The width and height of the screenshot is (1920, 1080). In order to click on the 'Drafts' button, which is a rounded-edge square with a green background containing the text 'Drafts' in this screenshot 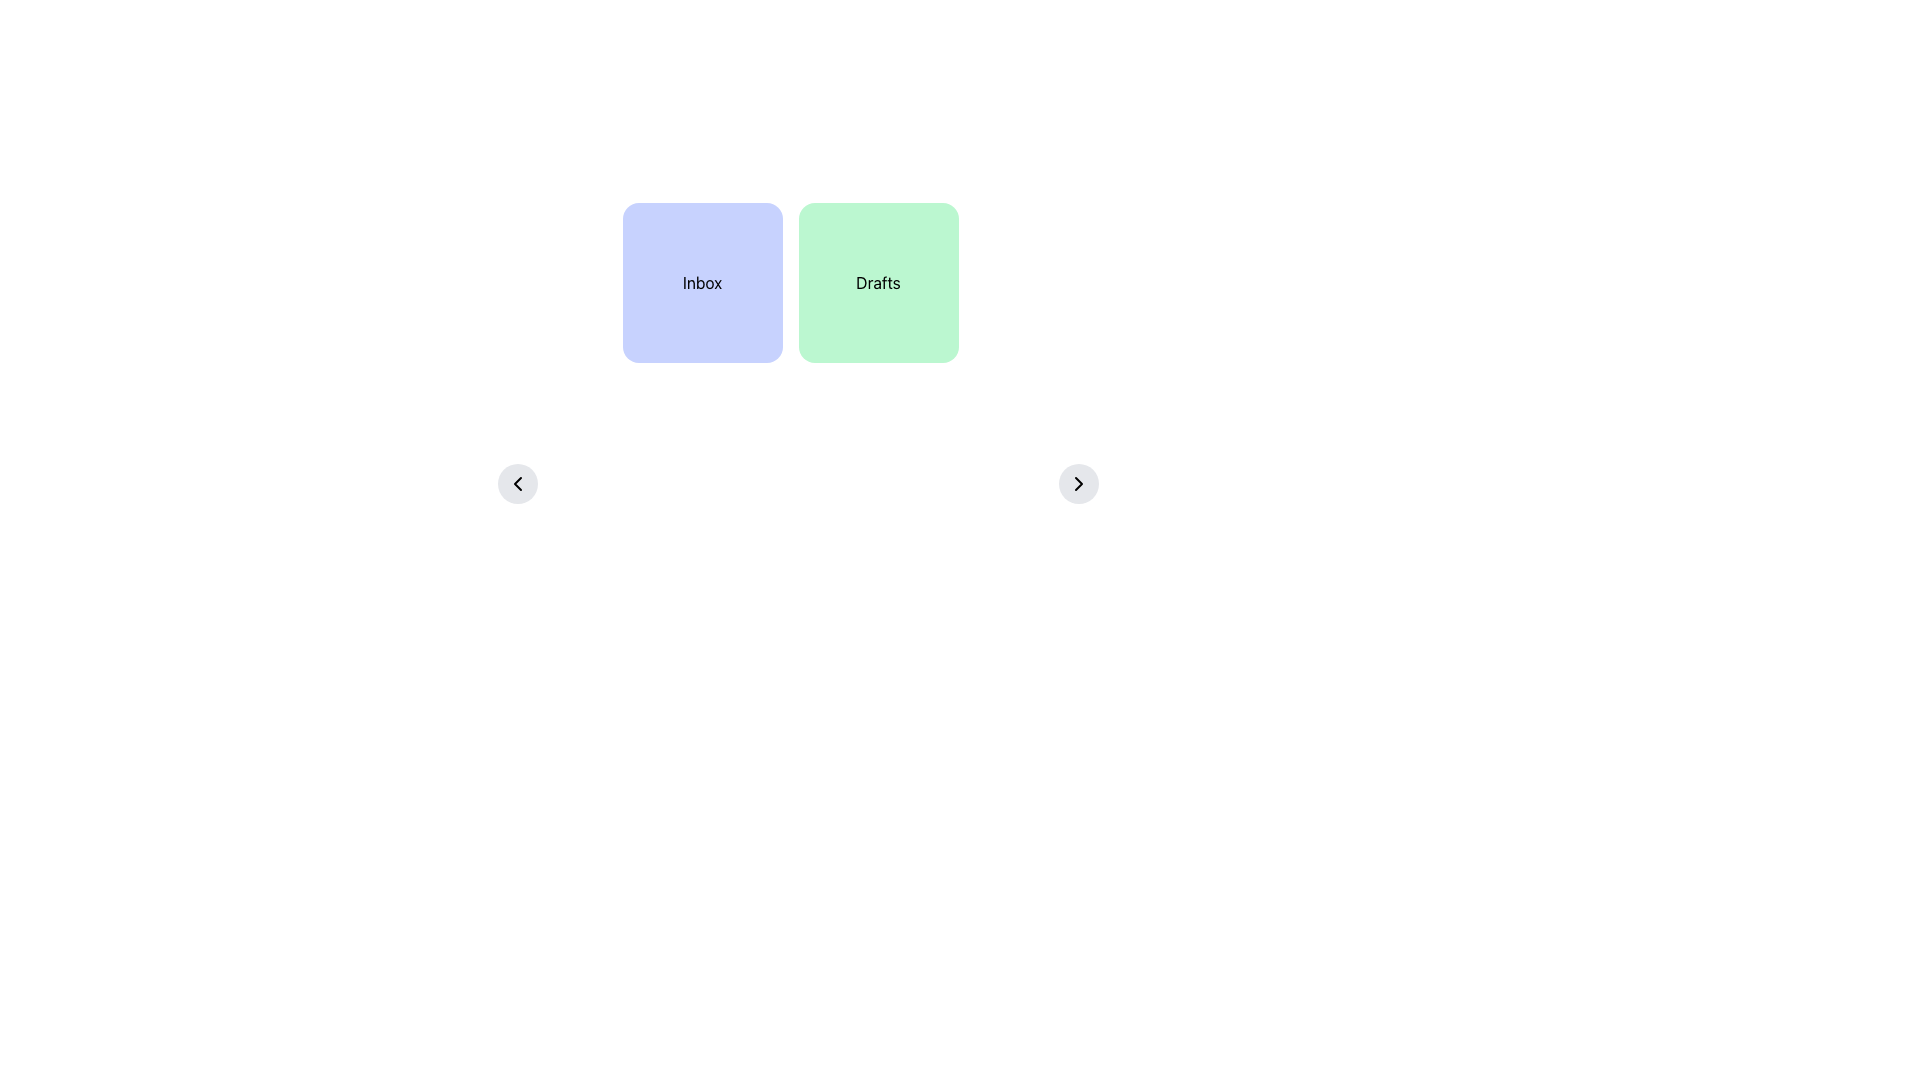, I will do `click(878, 282)`.